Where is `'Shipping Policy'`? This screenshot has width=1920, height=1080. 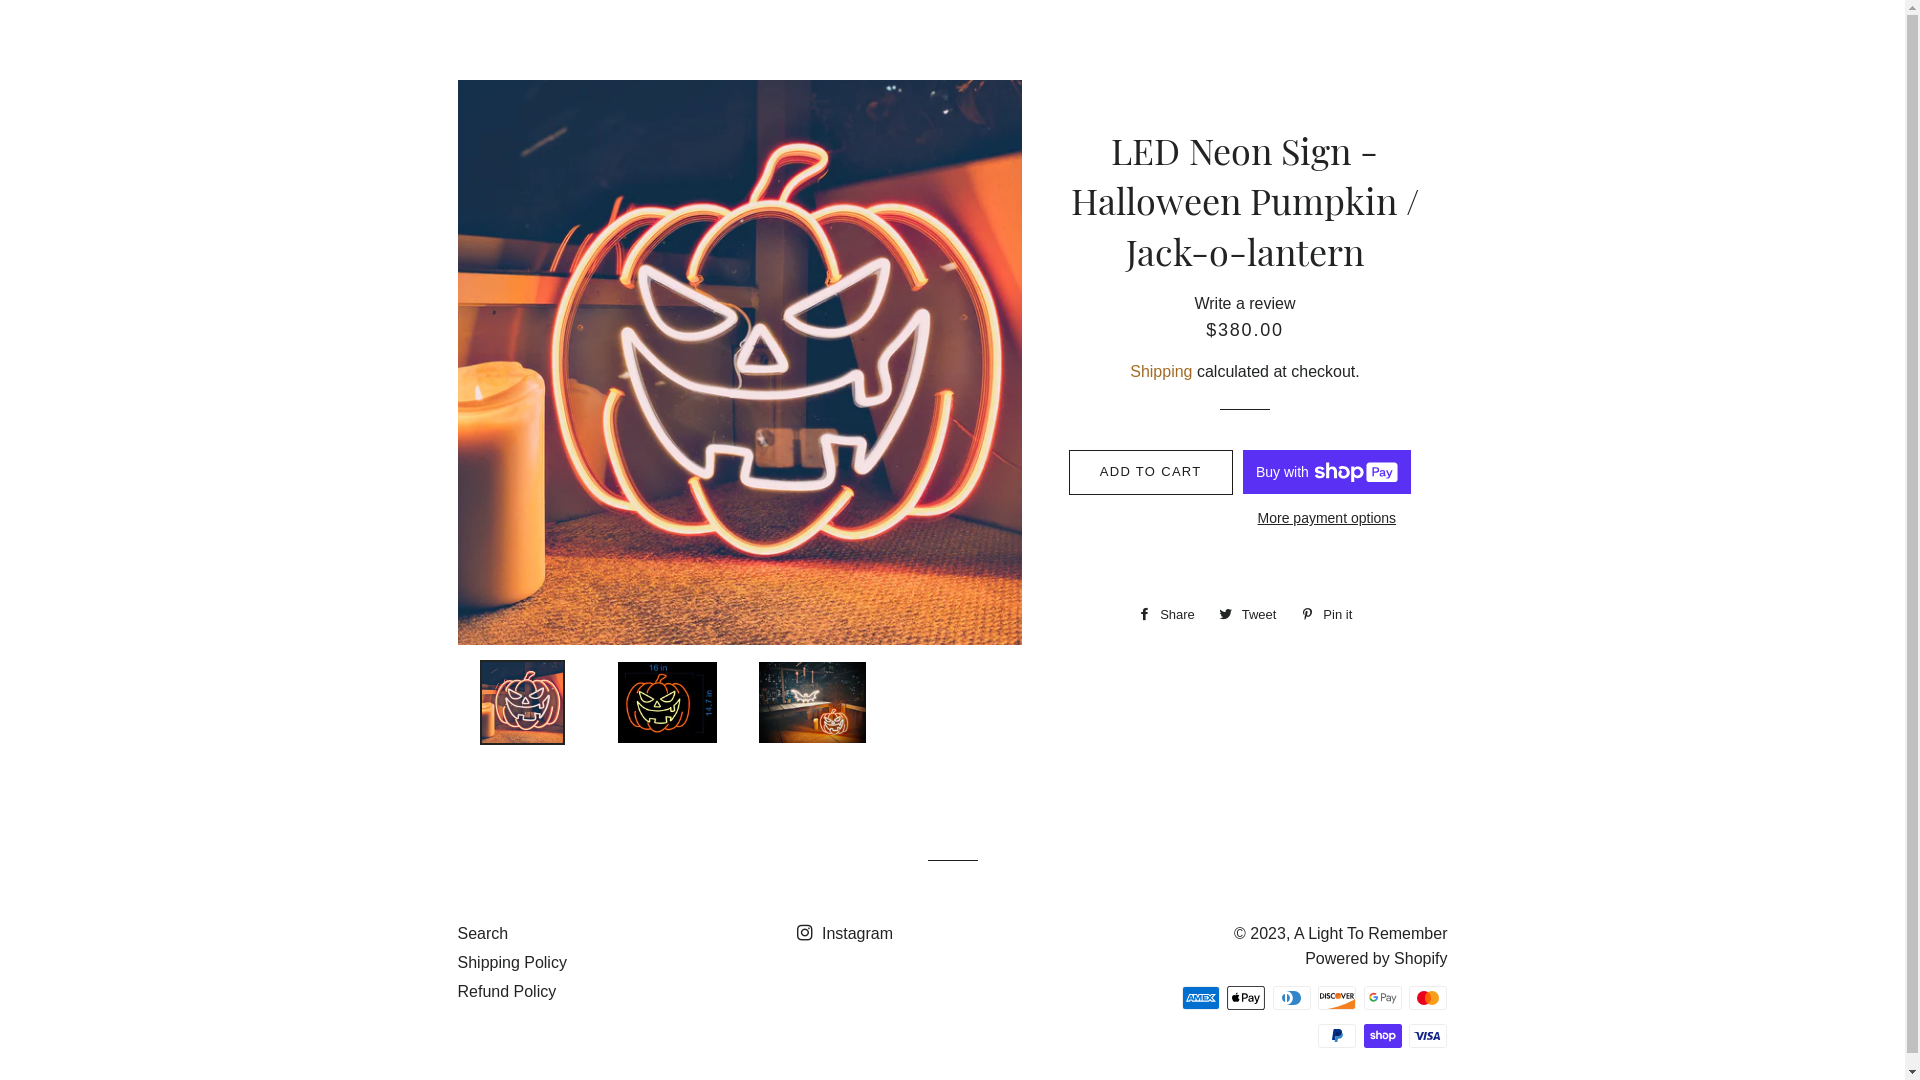 'Shipping Policy' is located at coordinates (512, 961).